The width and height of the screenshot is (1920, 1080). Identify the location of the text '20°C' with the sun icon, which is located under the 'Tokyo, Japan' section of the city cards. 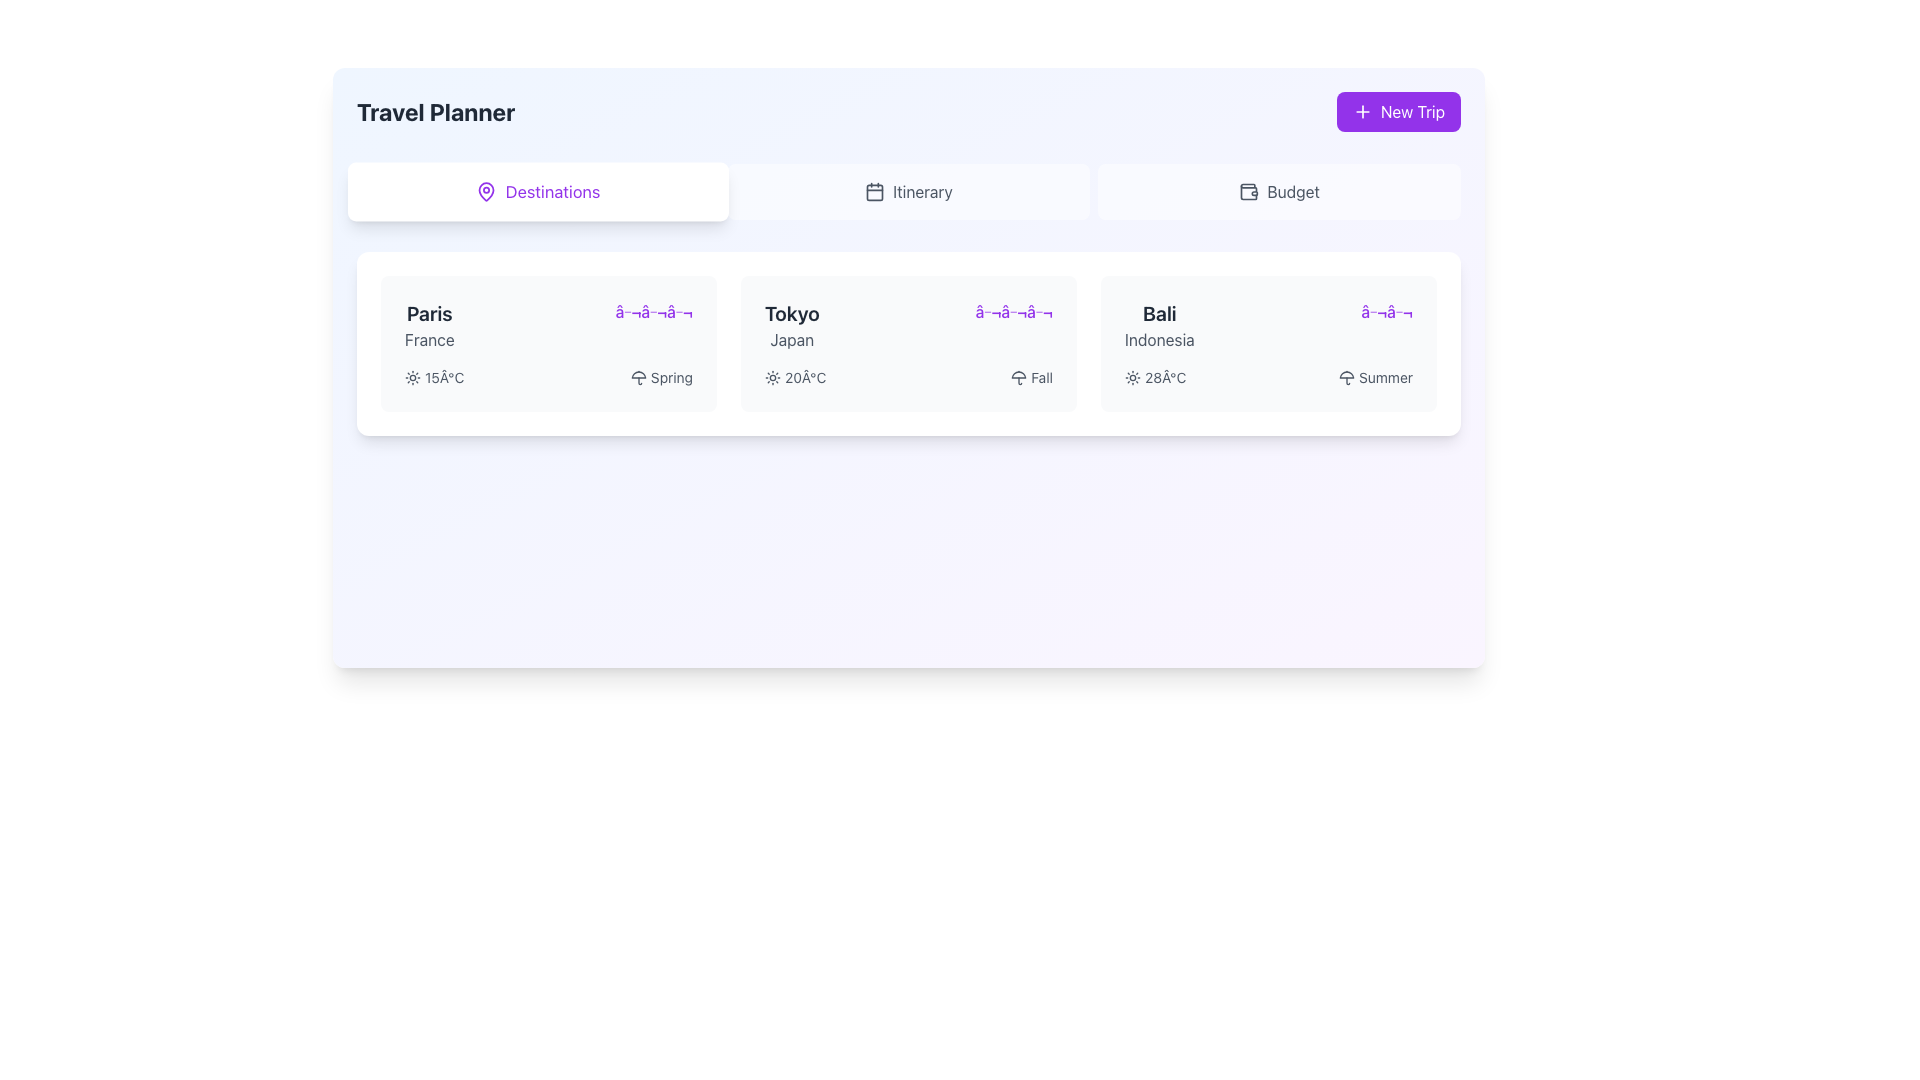
(794, 378).